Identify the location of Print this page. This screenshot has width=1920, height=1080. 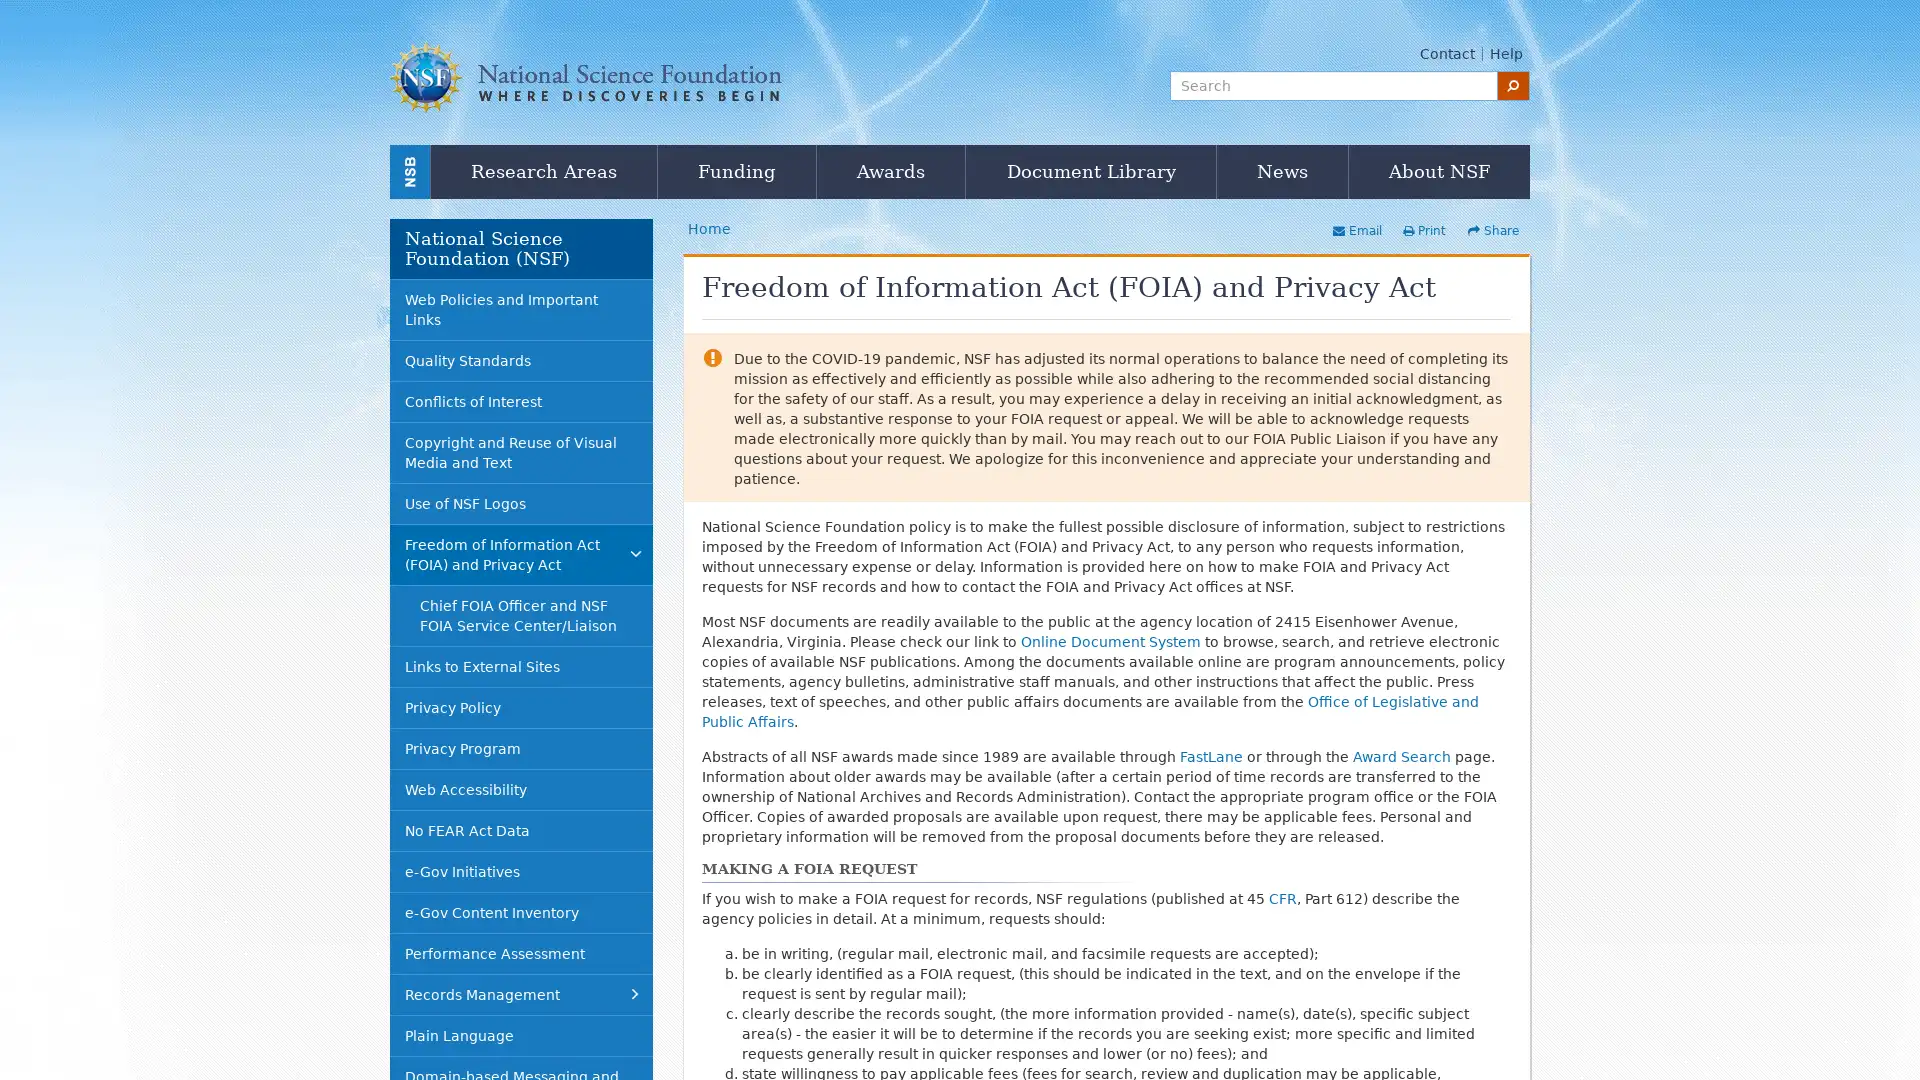
(1422, 230).